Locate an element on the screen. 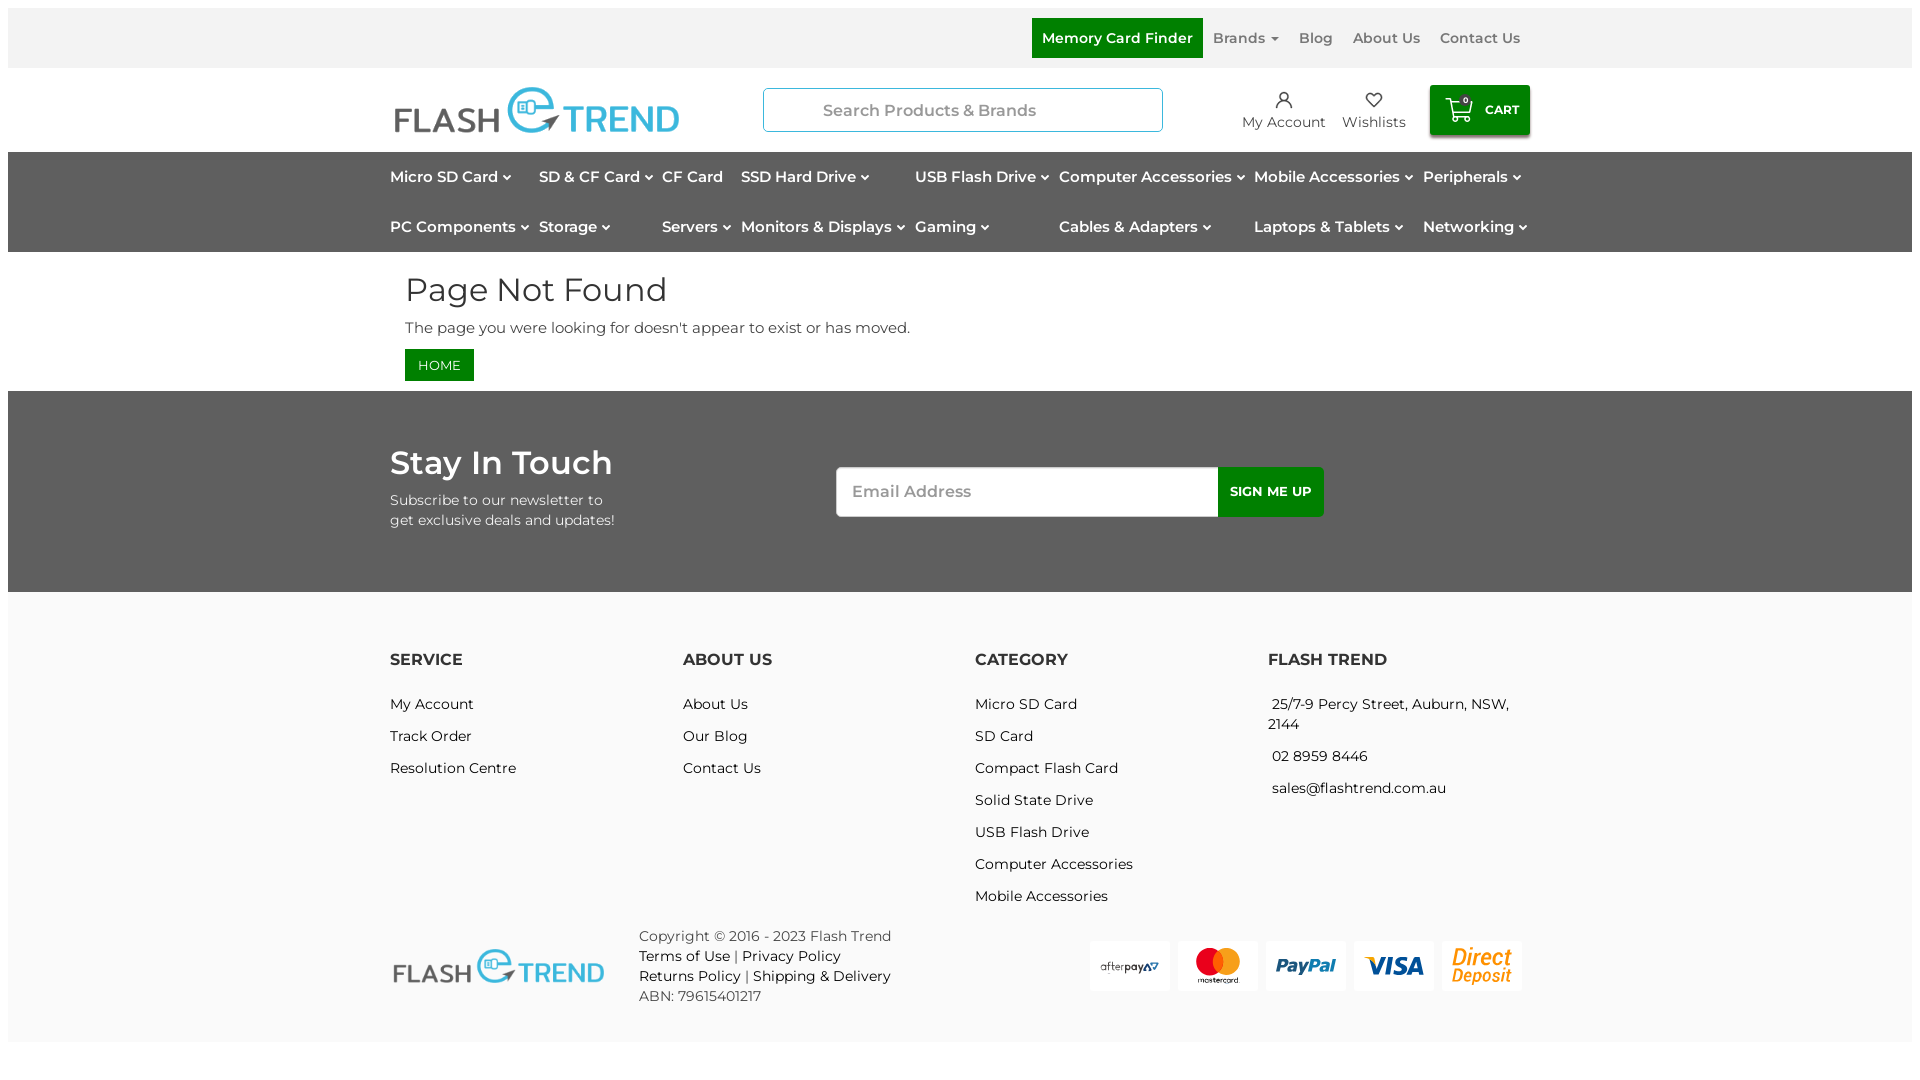 The width and height of the screenshot is (1920, 1080). 'Cables & Adapters' is located at coordinates (1136, 226).